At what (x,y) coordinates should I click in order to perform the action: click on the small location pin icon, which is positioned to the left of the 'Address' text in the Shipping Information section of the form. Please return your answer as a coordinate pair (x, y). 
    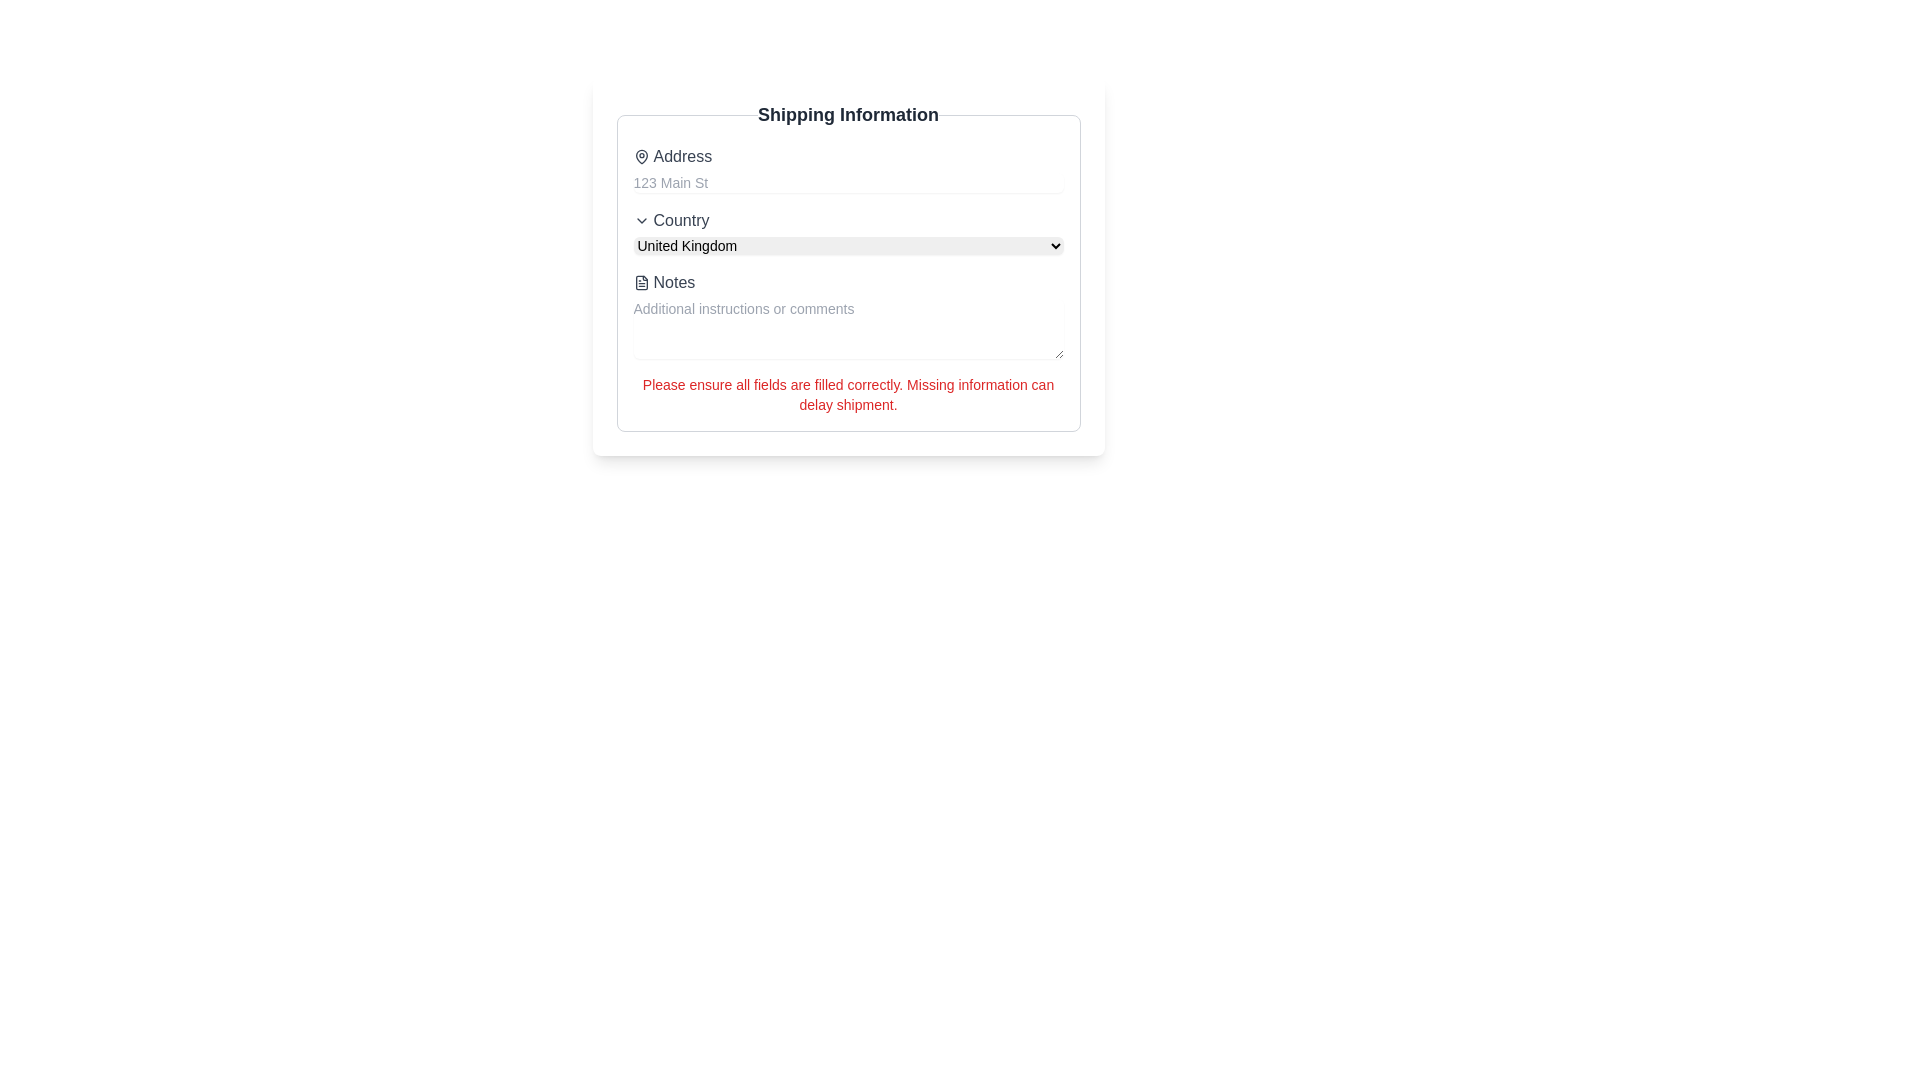
    Looking at the image, I should click on (641, 156).